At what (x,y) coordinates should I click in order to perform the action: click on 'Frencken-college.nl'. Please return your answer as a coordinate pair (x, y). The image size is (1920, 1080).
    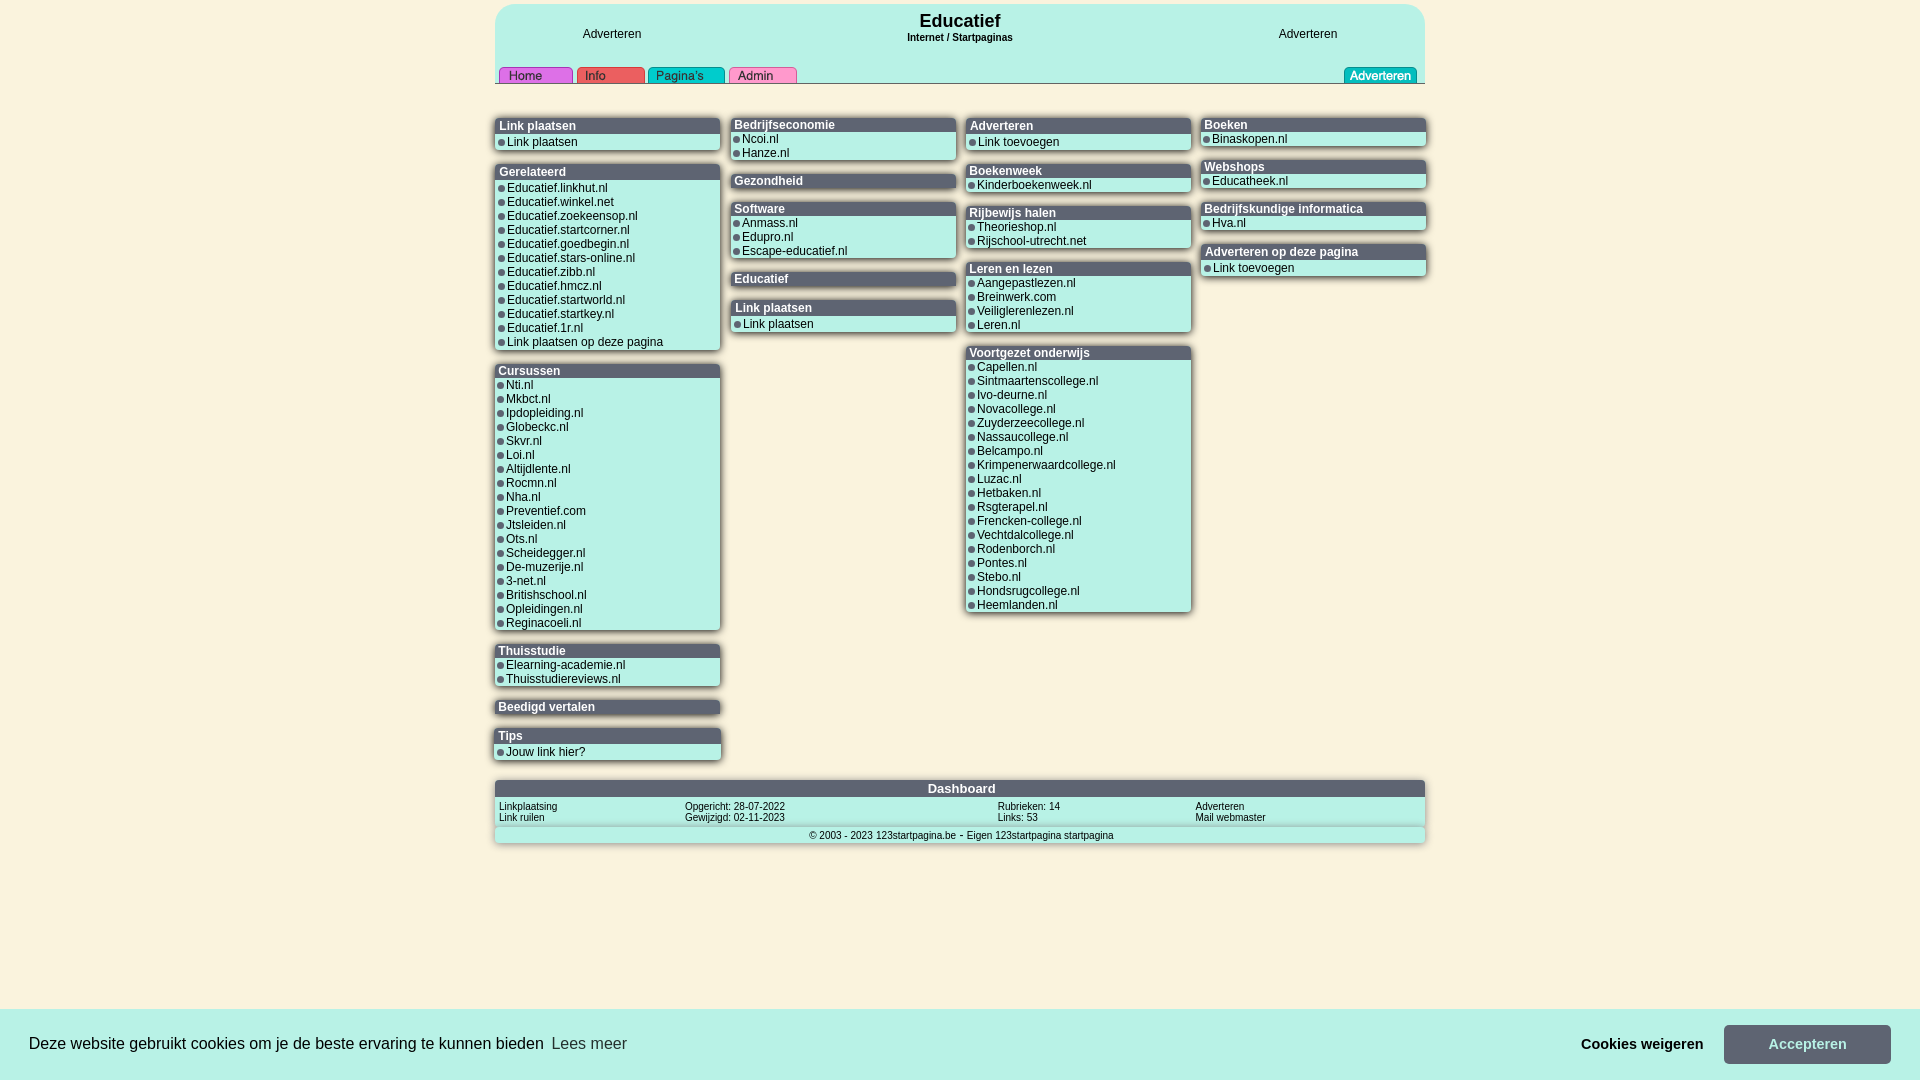
    Looking at the image, I should click on (1029, 519).